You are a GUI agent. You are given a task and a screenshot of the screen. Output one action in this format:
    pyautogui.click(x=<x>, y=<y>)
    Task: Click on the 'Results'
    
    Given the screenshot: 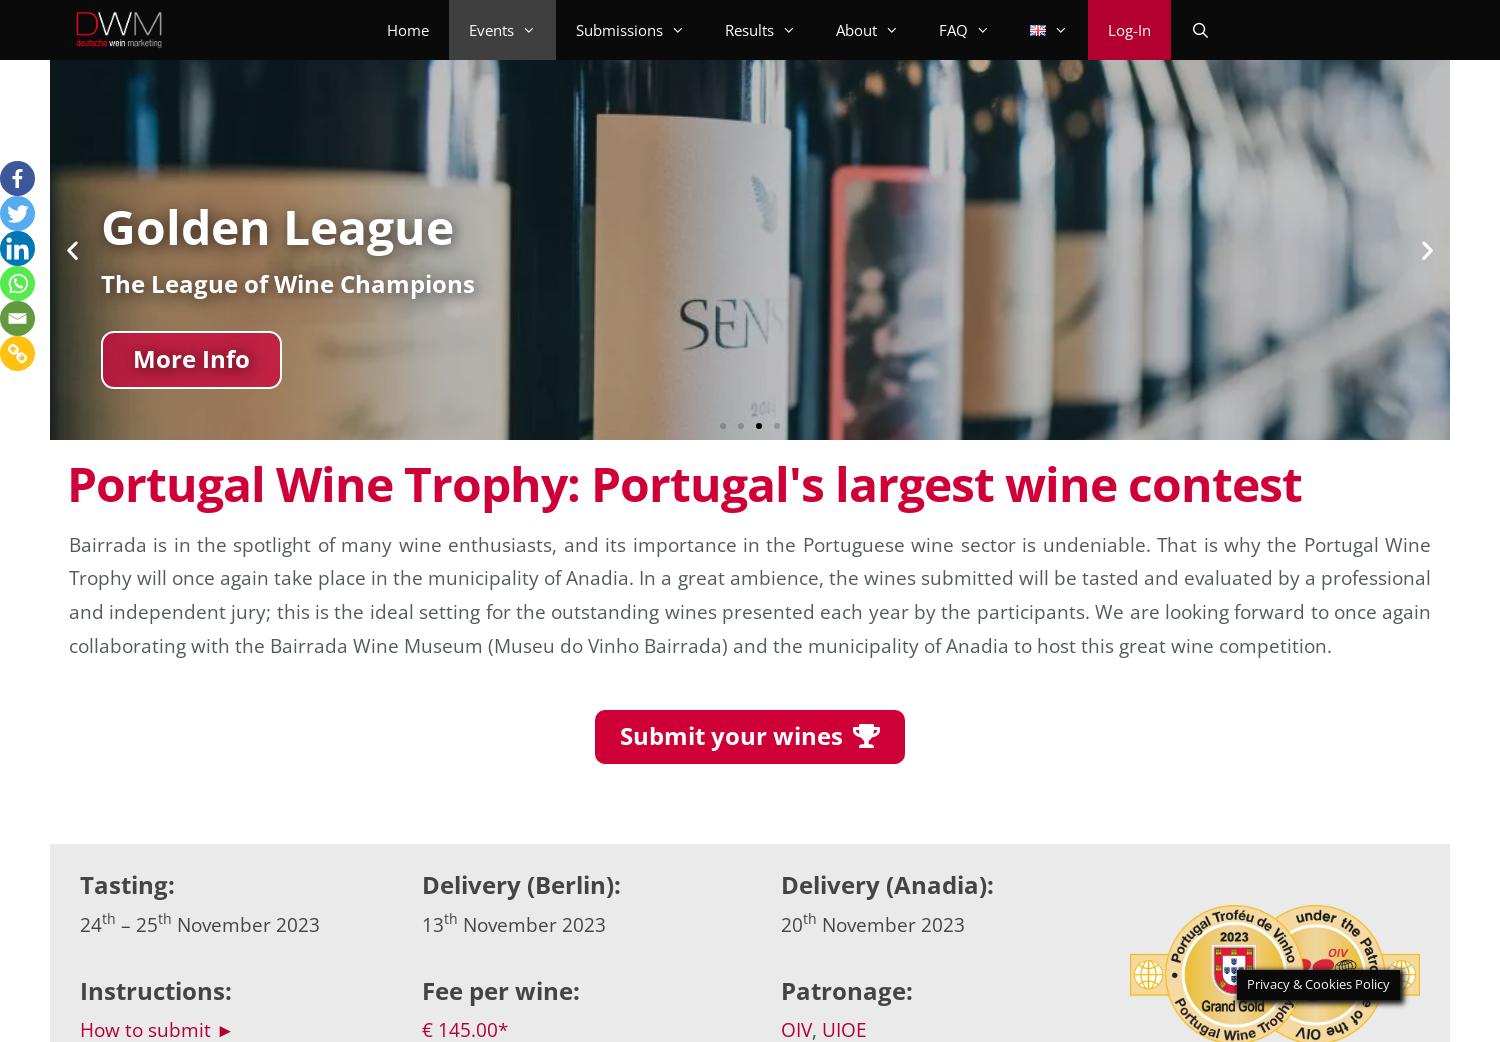 What is the action you would take?
    pyautogui.click(x=748, y=29)
    